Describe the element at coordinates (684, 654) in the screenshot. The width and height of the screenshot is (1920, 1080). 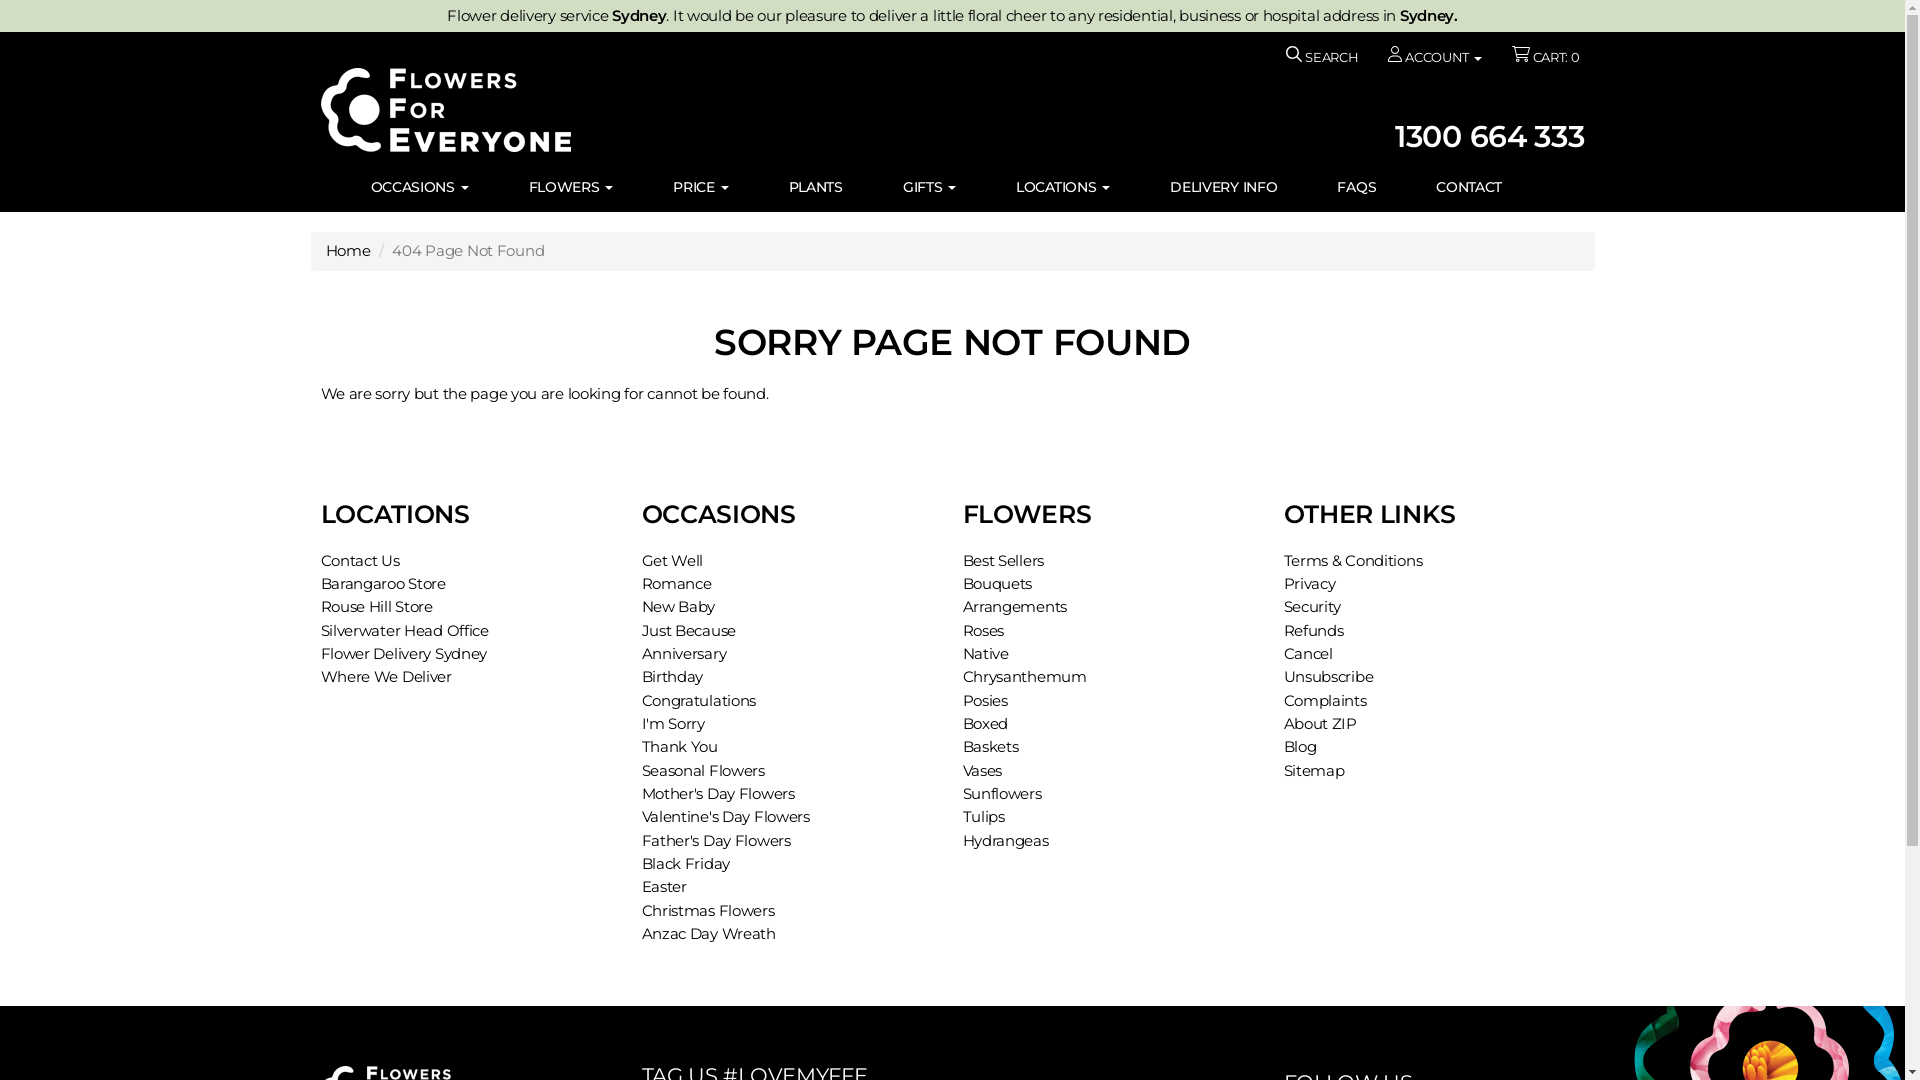
I see `'Anniversary'` at that location.